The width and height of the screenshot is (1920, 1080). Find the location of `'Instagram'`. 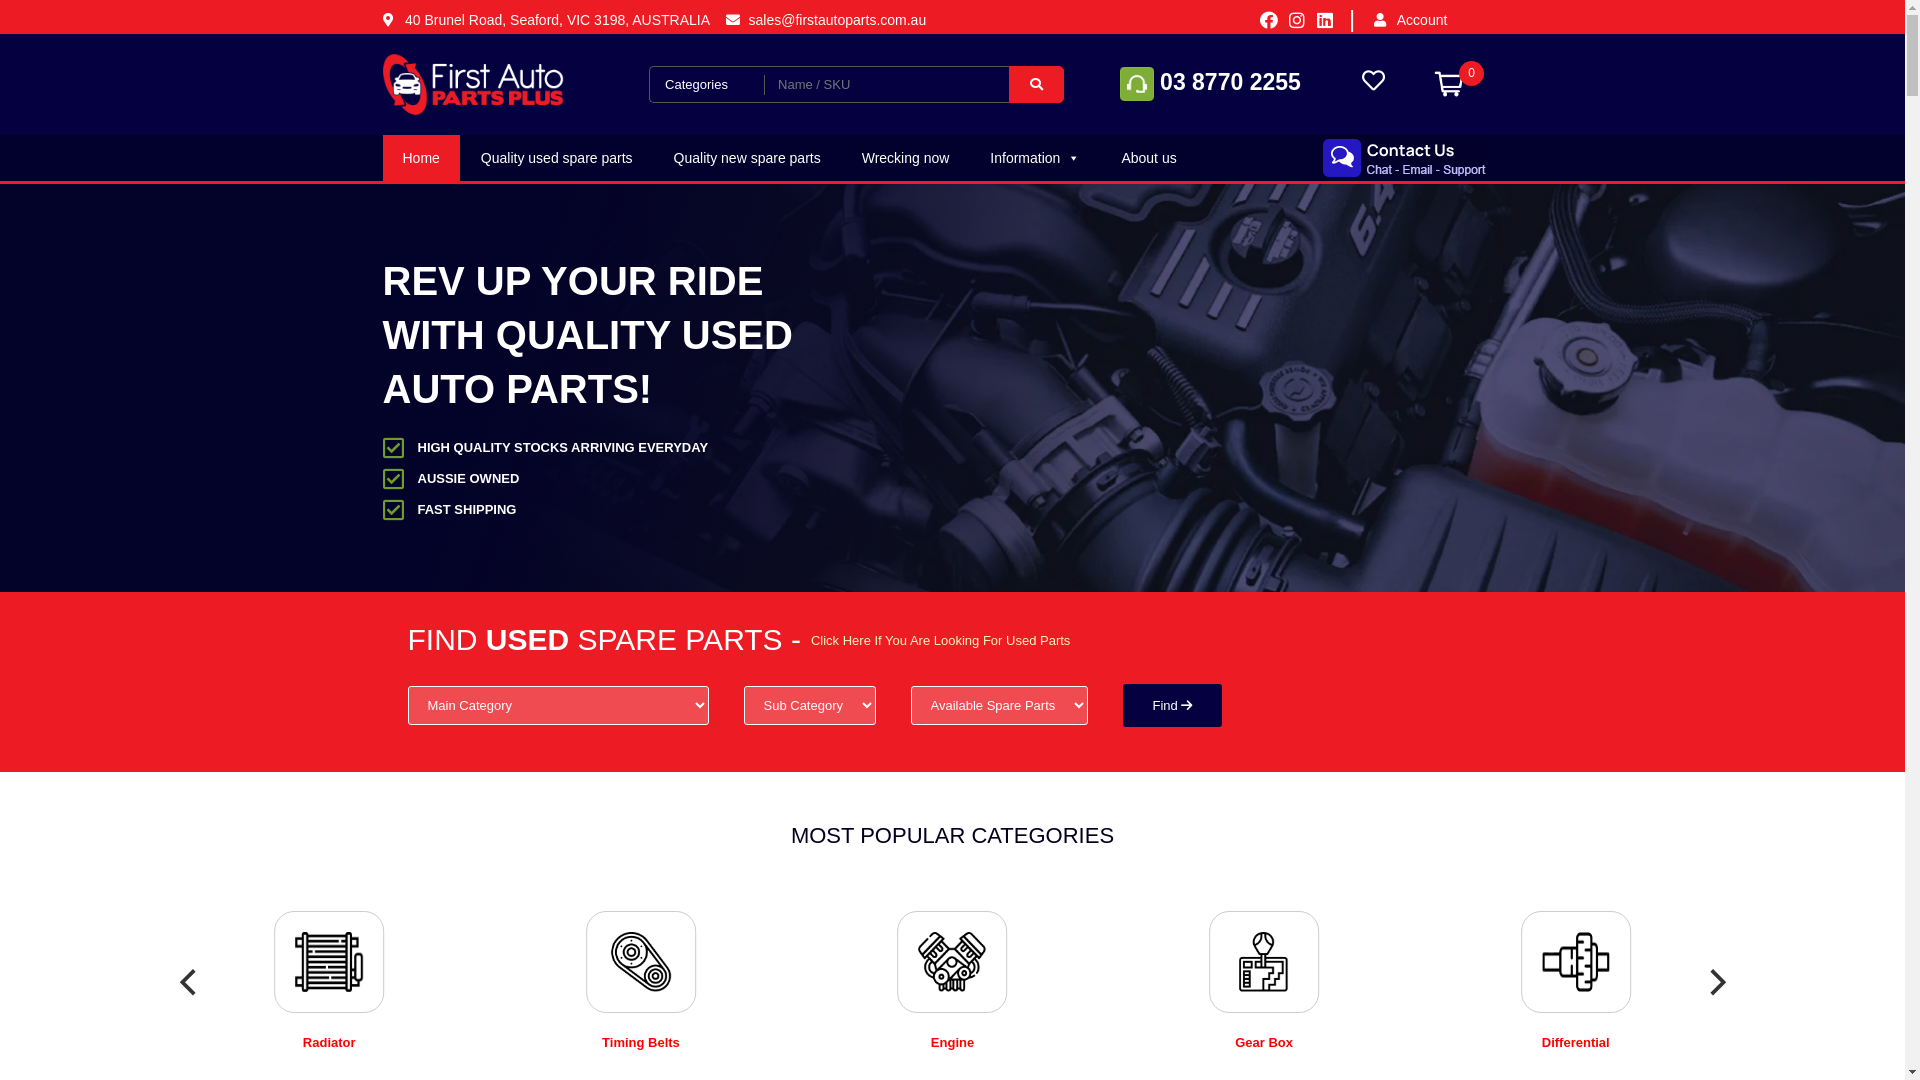

'Instagram' is located at coordinates (1296, 19).